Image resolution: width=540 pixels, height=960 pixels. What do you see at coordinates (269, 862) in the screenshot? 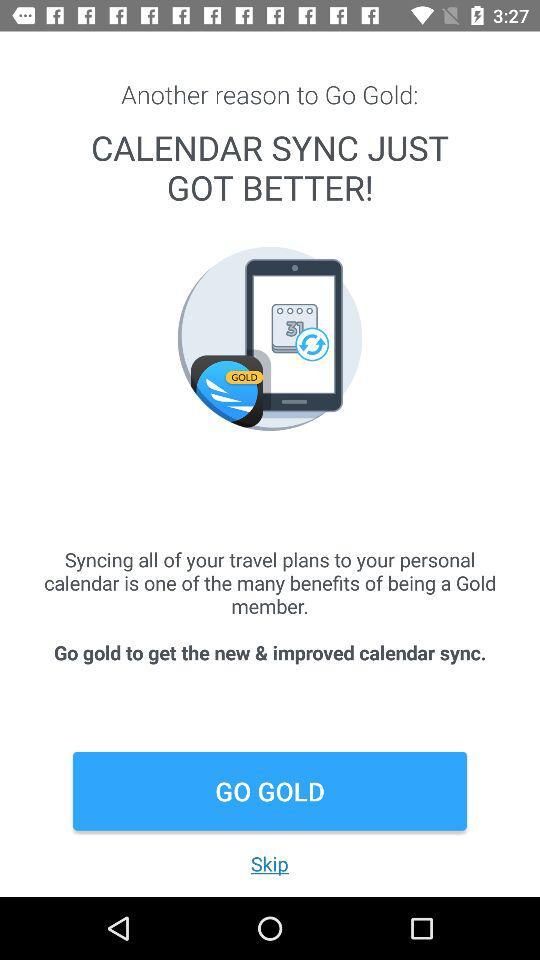
I see `the skip item` at bounding box center [269, 862].